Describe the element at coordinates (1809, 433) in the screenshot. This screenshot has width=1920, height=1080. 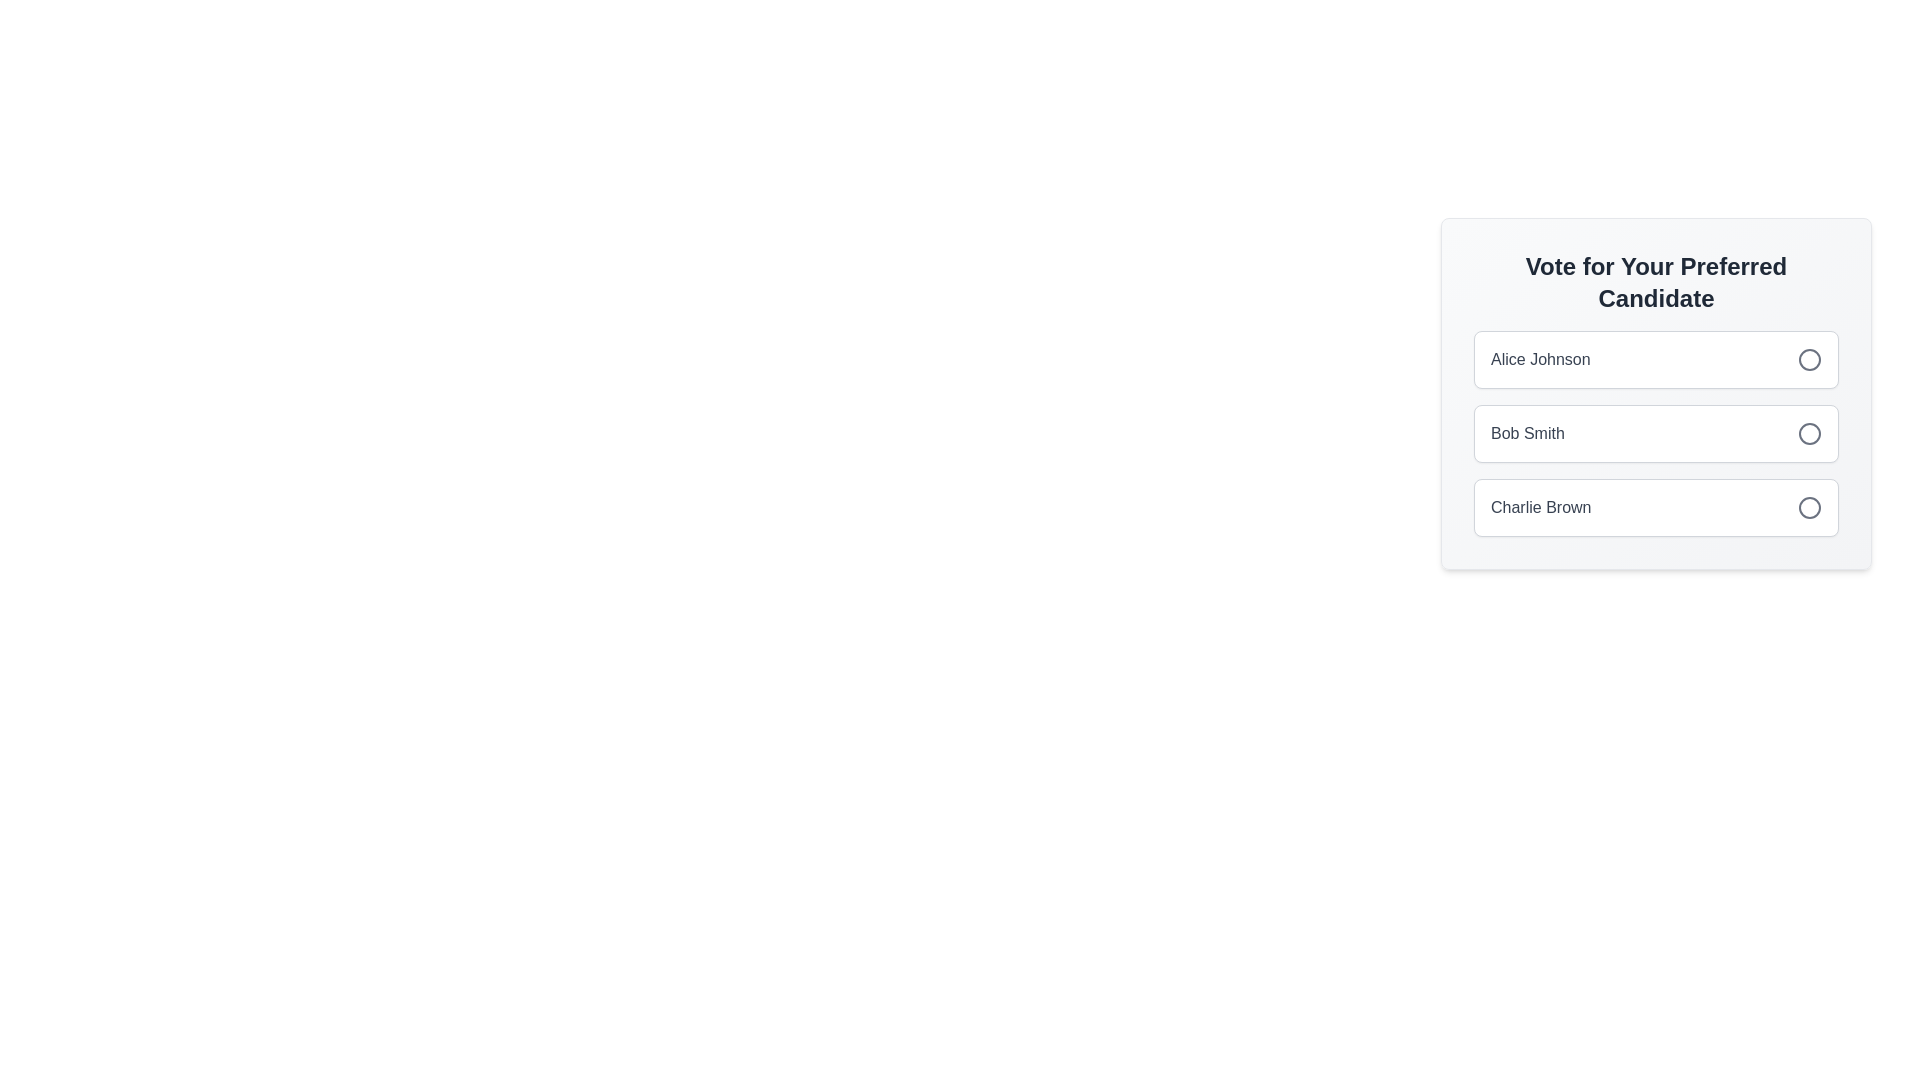
I see `the circular radio button indicator next to the label 'Bob Smith'` at that location.